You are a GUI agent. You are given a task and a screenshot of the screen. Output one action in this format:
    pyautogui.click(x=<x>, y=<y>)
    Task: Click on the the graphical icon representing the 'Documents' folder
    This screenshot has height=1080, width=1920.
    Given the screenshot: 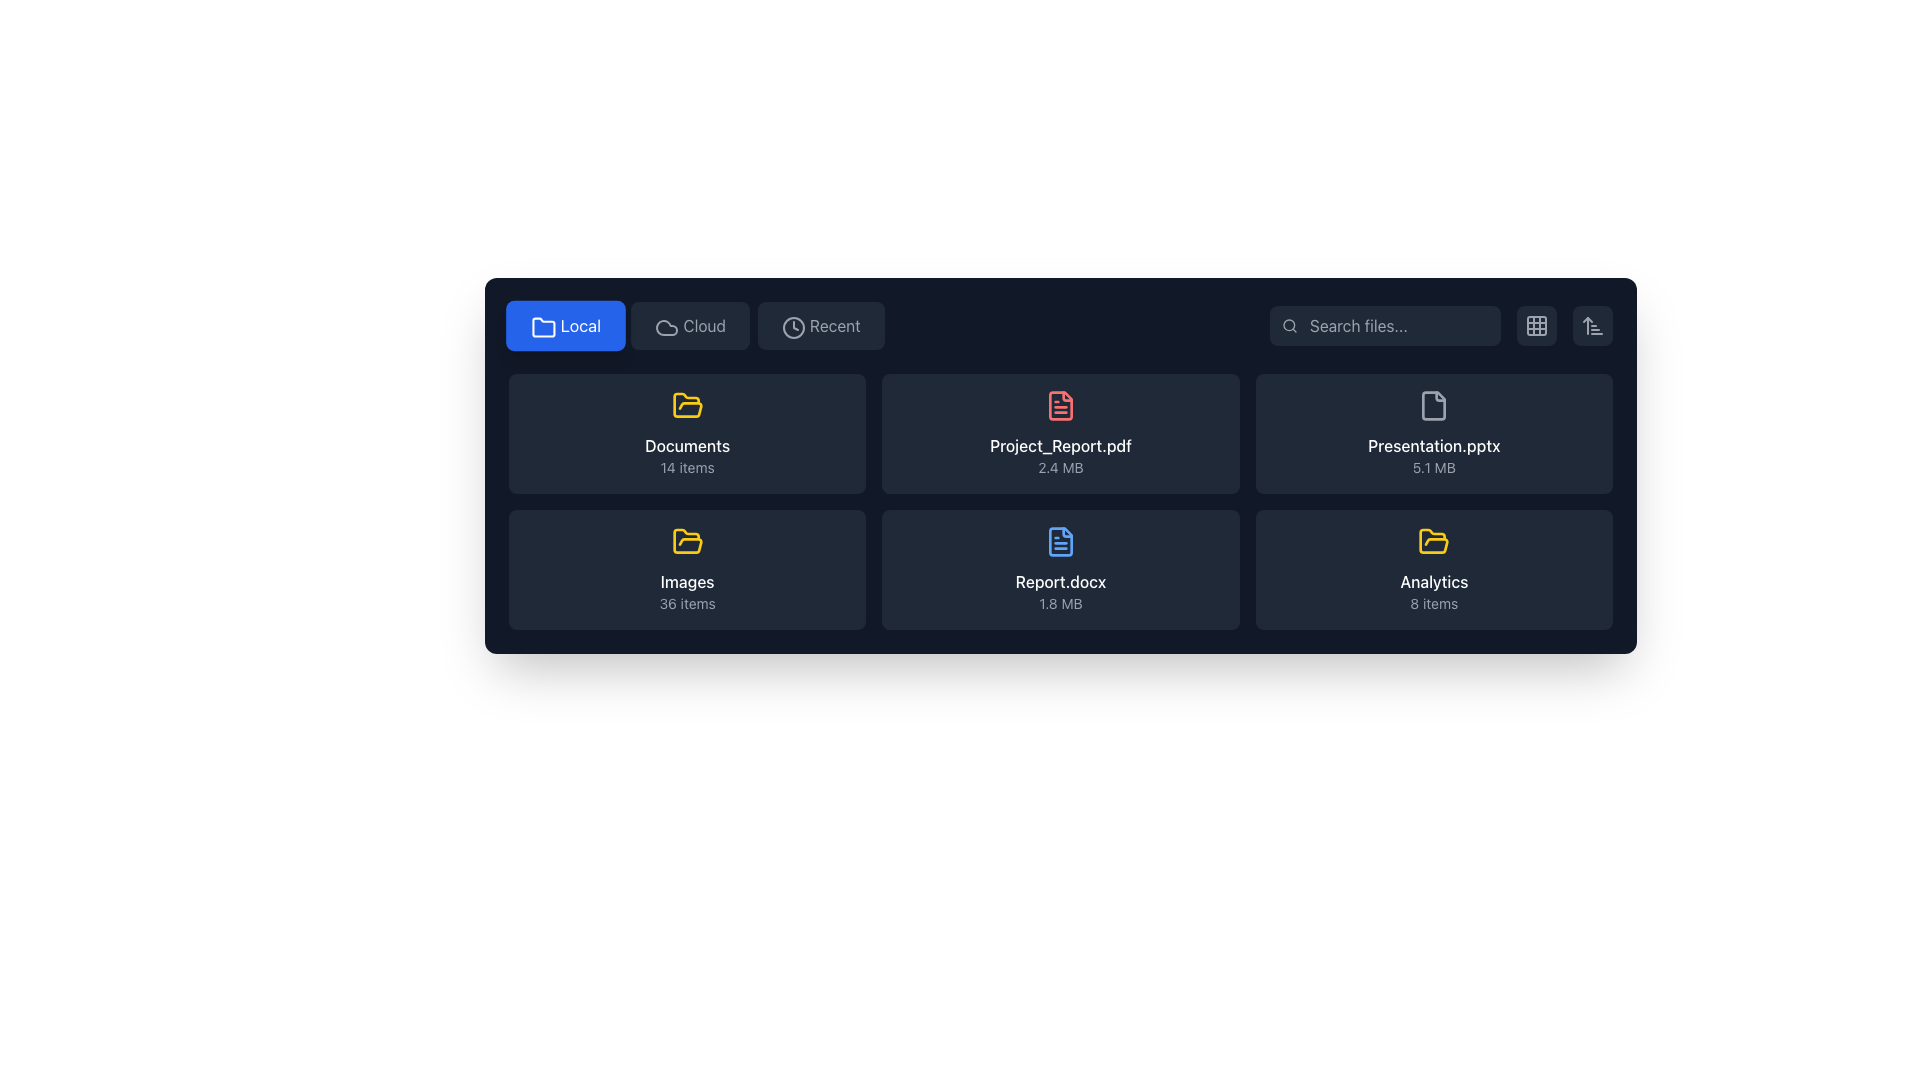 What is the action you would take?
    pyautogui.click(x=687, y=541)
    